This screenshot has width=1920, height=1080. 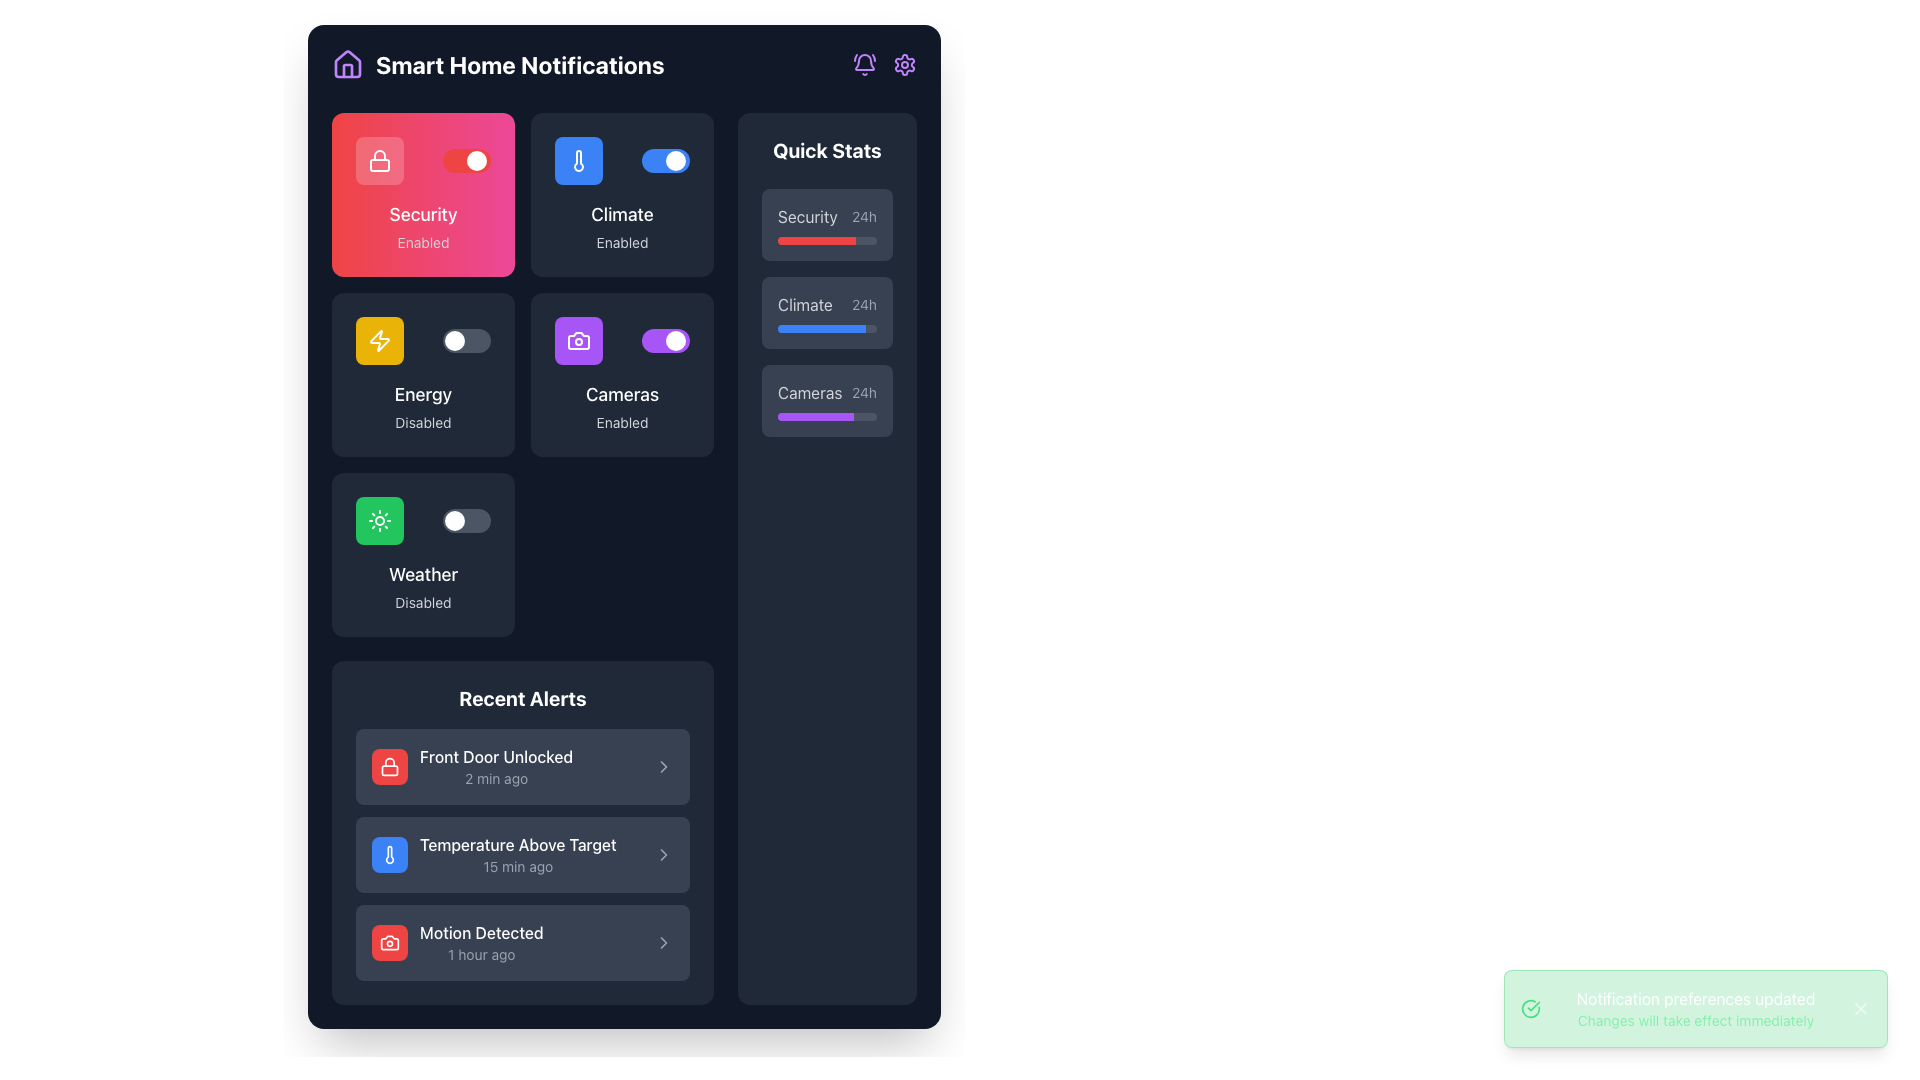 I want to click on the 'Quick Stats' text label located at the top of the section on the right side of the interface, so click(x=827, y=149).